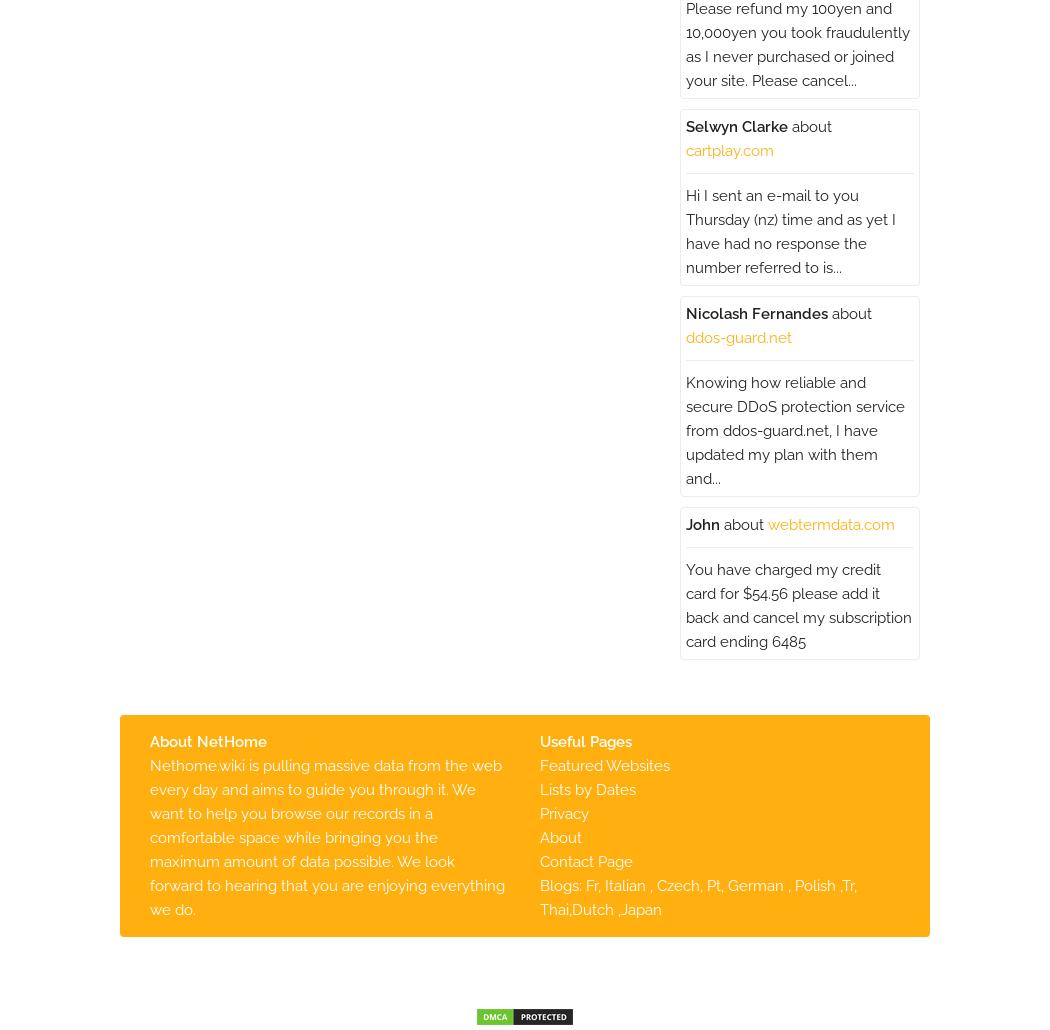  I want to click on 'Lists by Dates', so click(587, 787).